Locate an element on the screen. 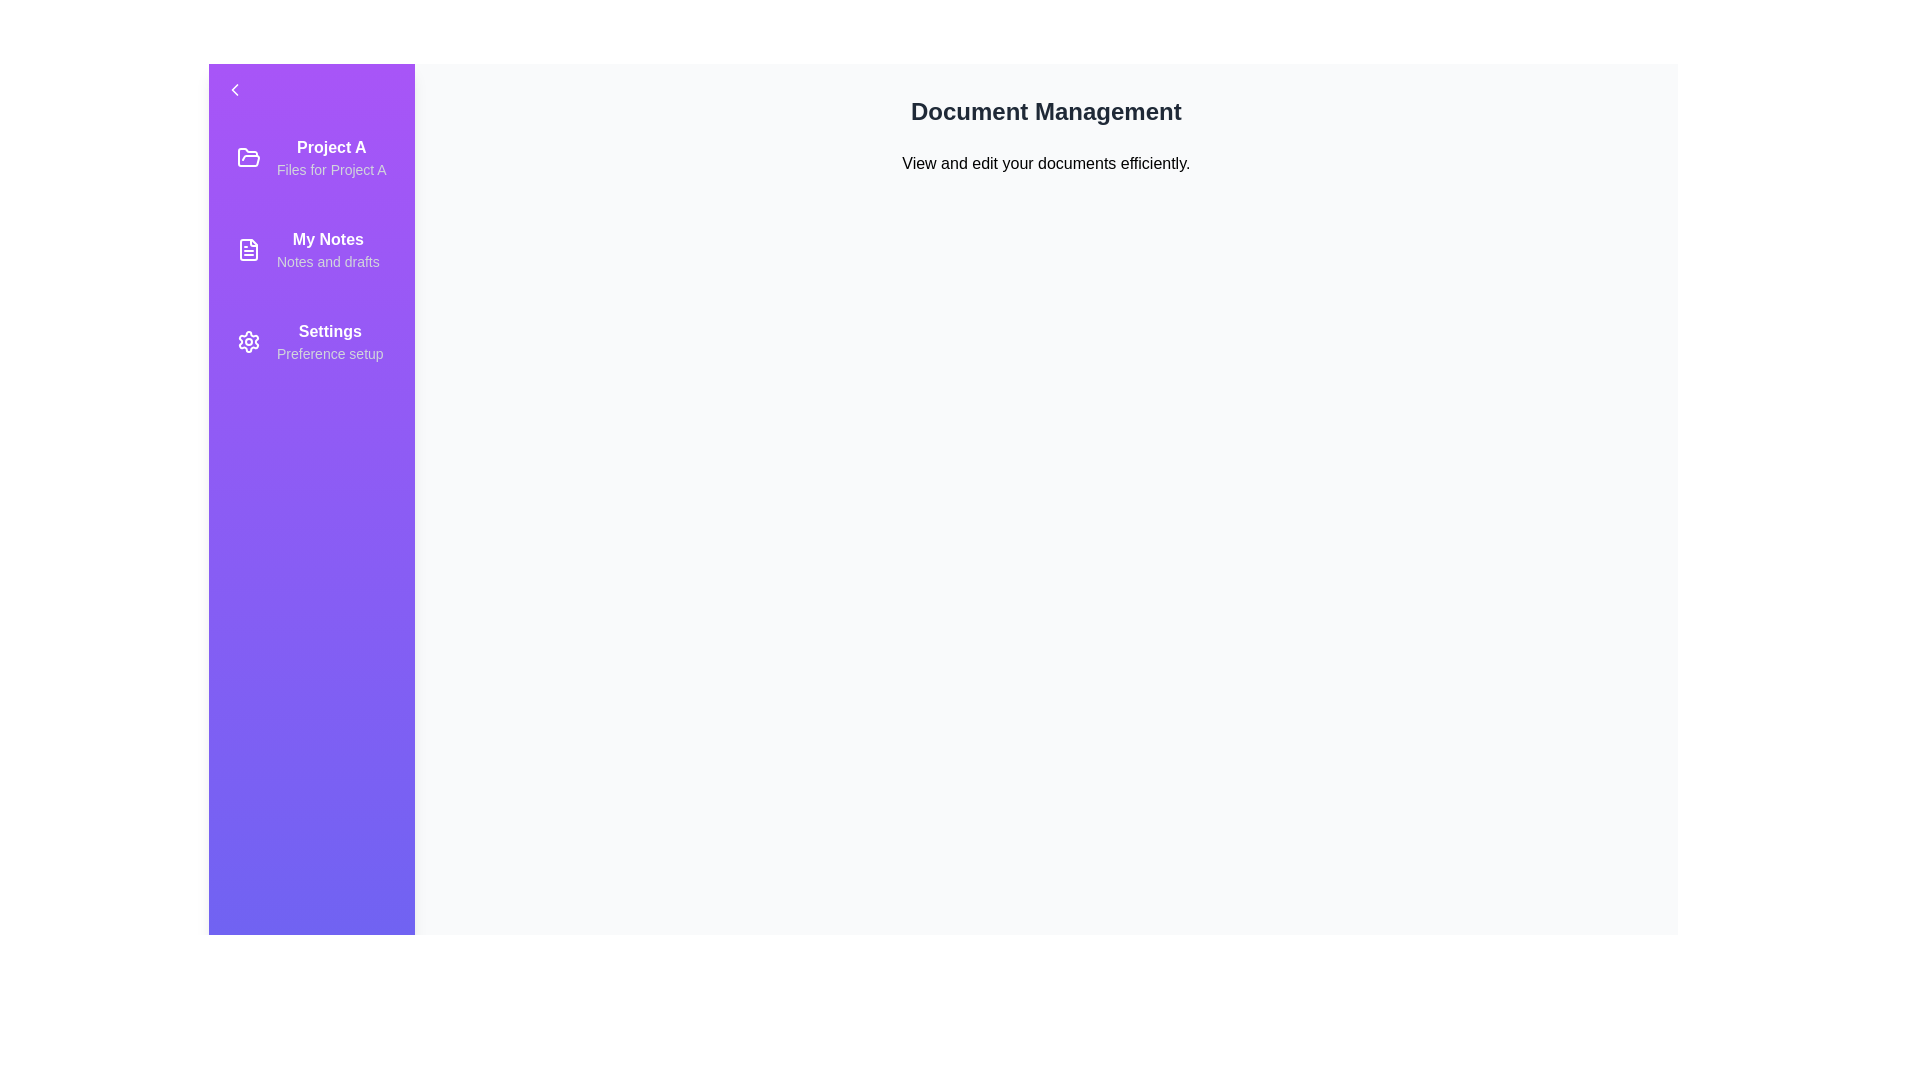  toggle button at the top-left corner of the drawer to toggle its visibility is located at coordinates (235, 88).